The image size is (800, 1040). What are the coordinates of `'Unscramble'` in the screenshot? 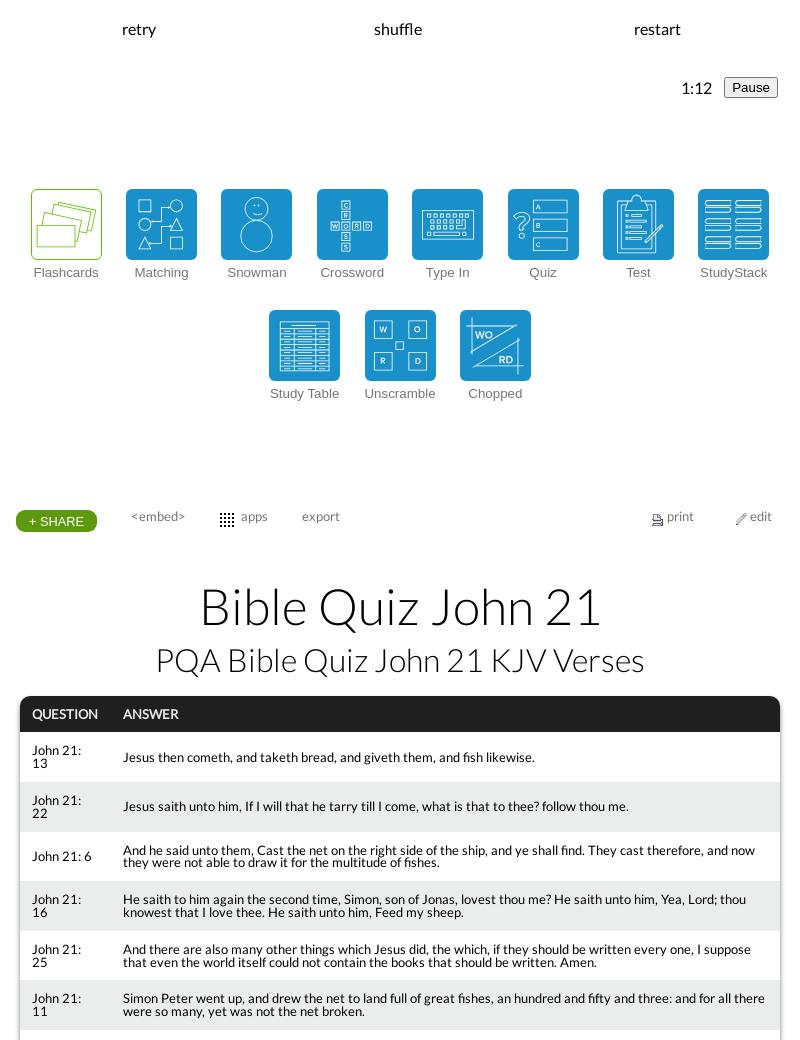 It's located at (398, 392).